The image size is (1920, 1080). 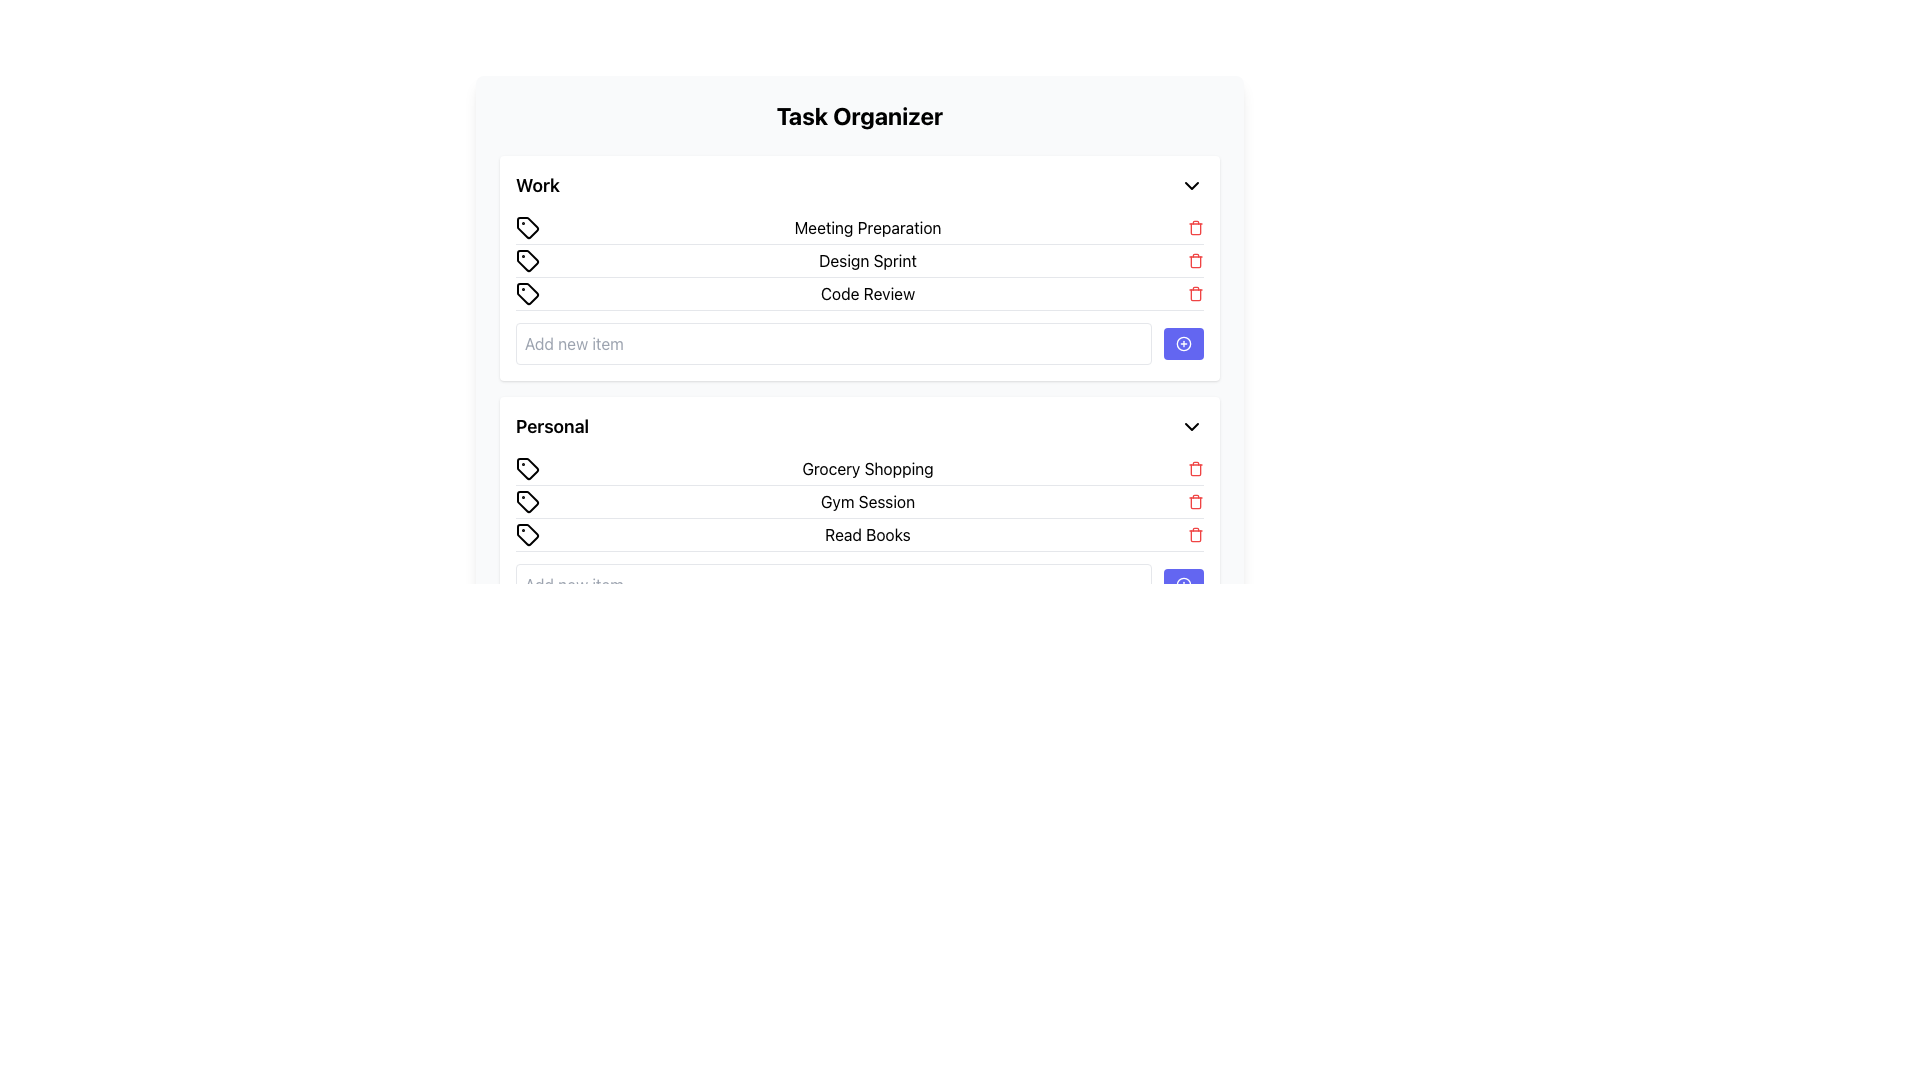 I want to click on the text of the third task item in the 'Personal' category to highlight it, so click(x=859, y=528).